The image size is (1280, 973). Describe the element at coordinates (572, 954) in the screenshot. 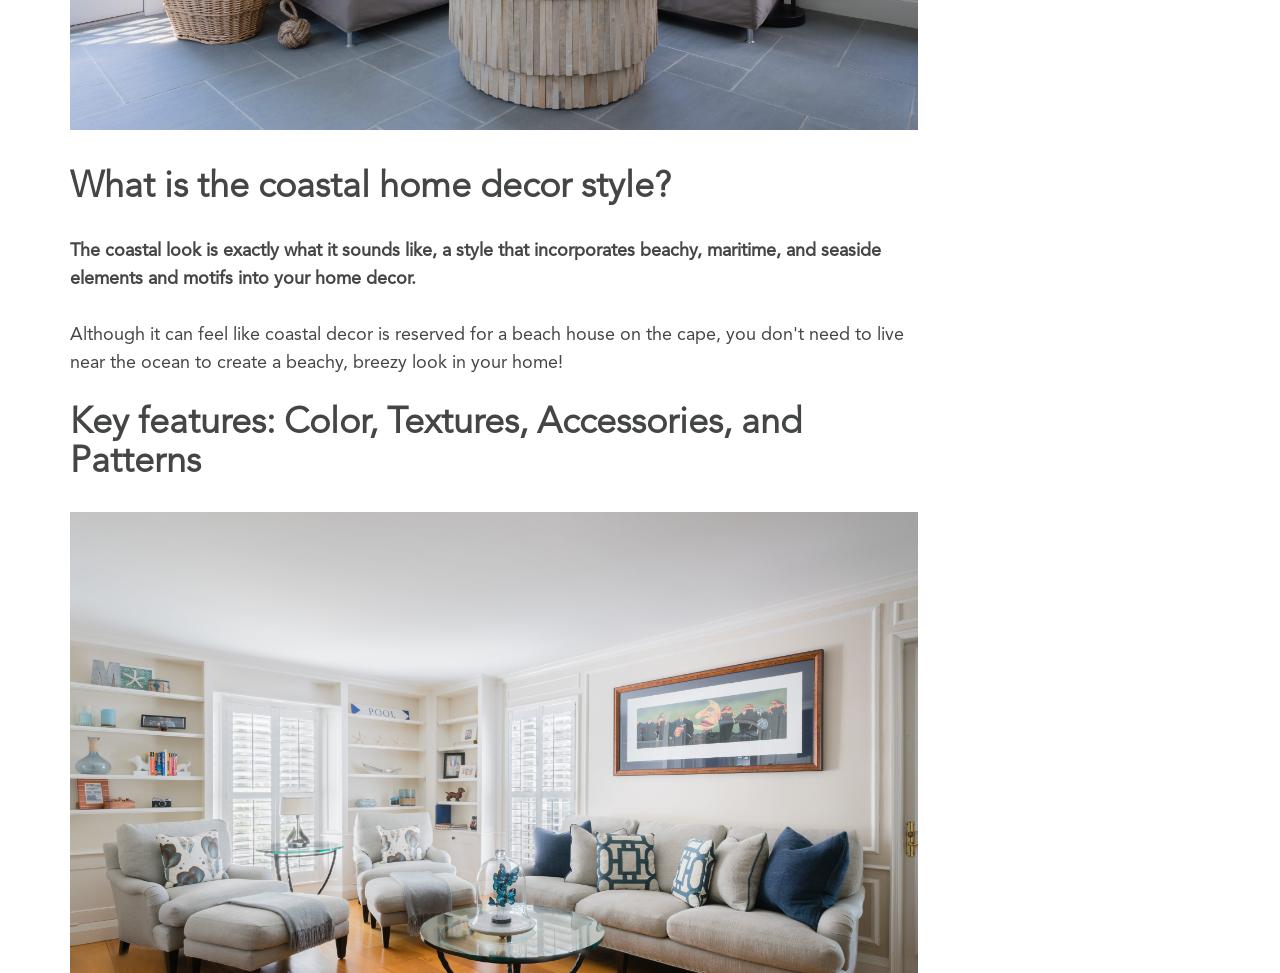

I see `'Subscribe'` at that location.